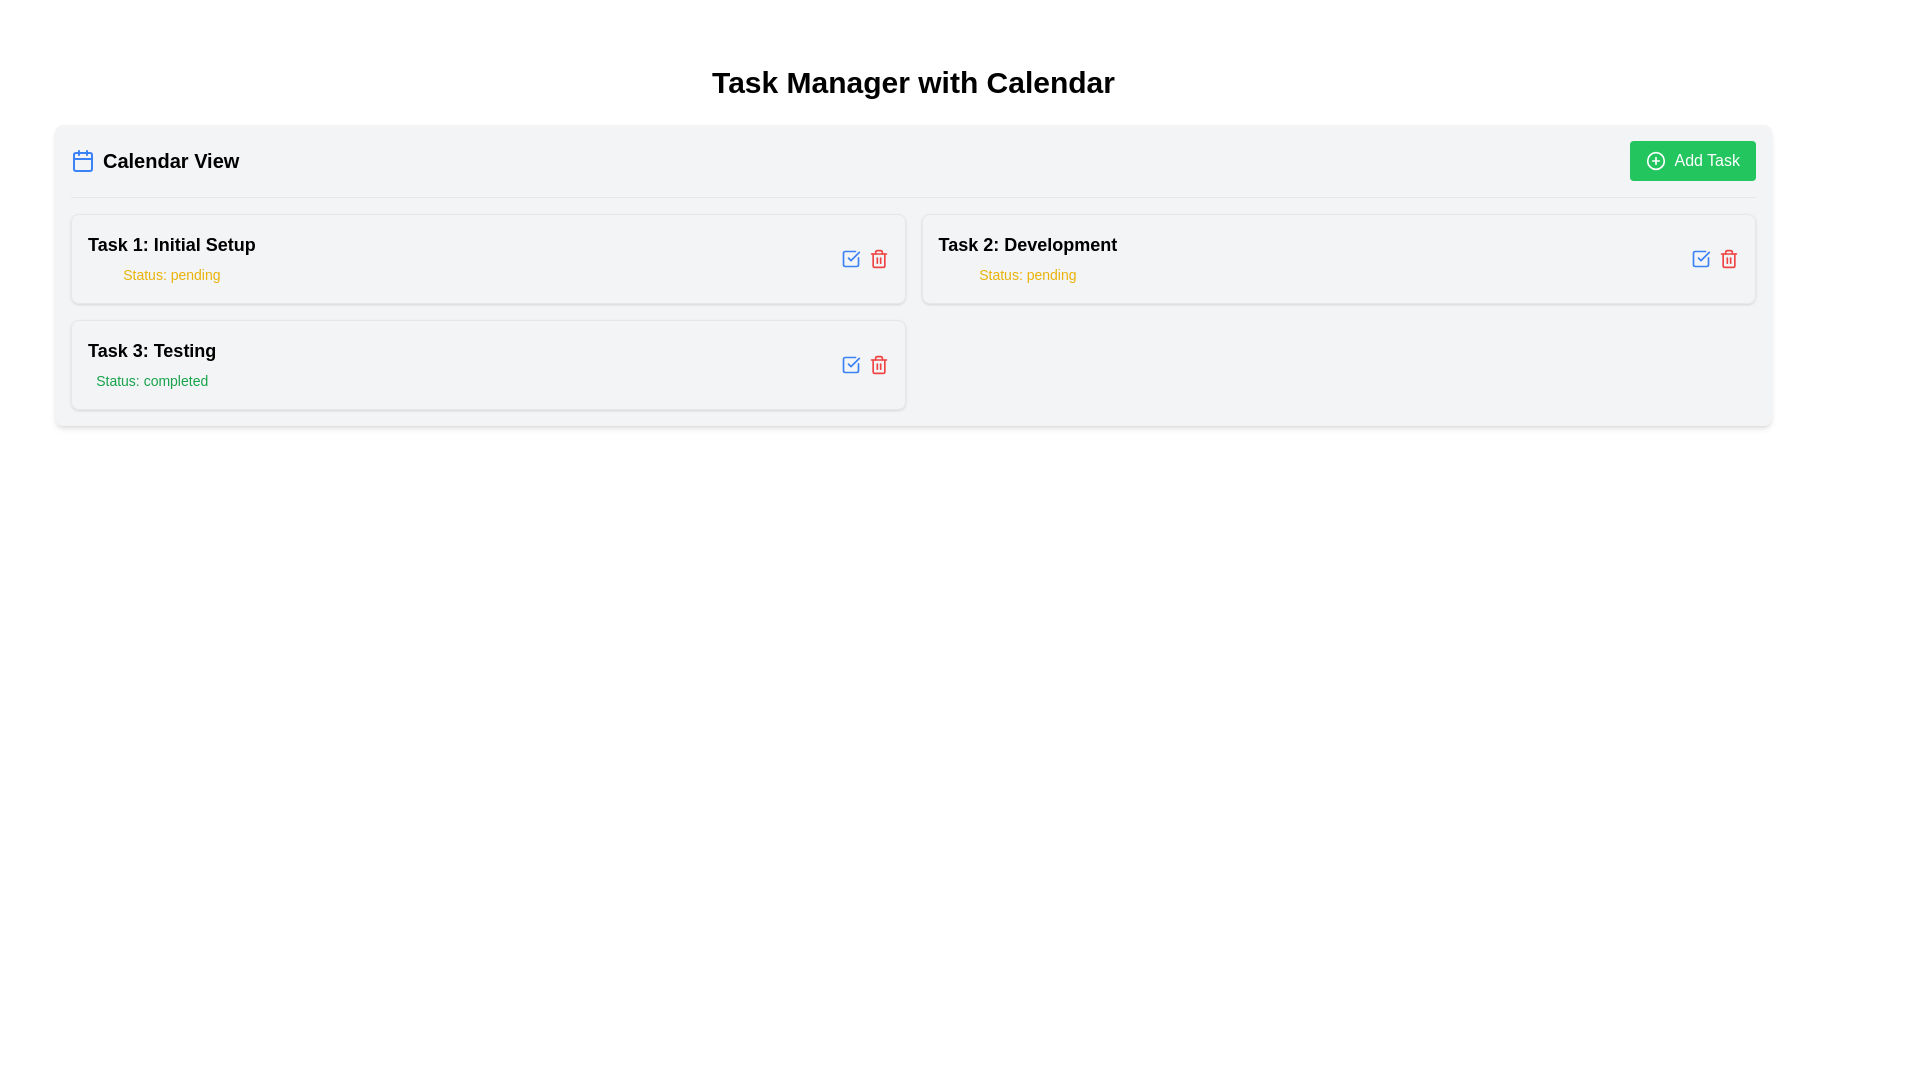 The width and height of the screenshot is (1920, 1080). I want to click on the informational Text label that conveys the completion status of 'Task 3: Testing', which is located beneath the task title within the third task card, so click(151, 381).